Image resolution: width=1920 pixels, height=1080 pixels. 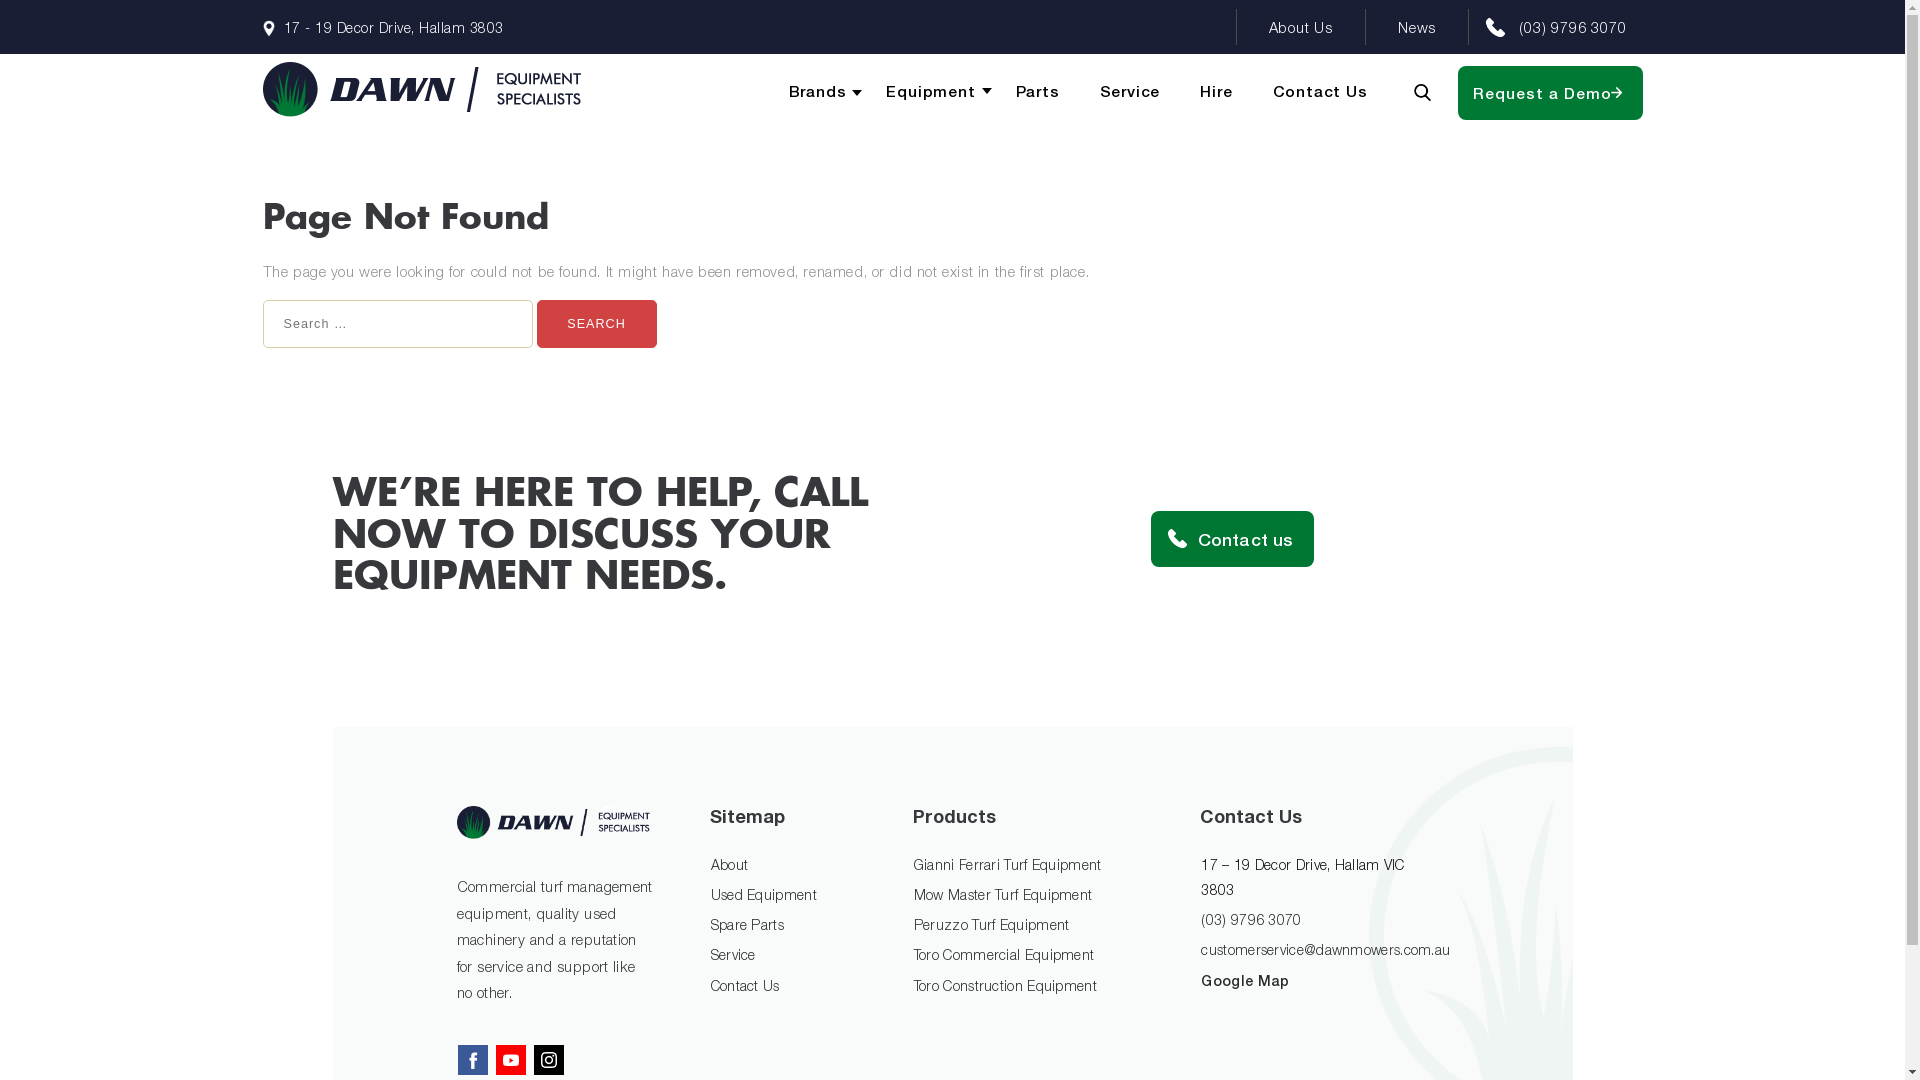 I want to click on 'About Us', so click(x=1300, y=27).